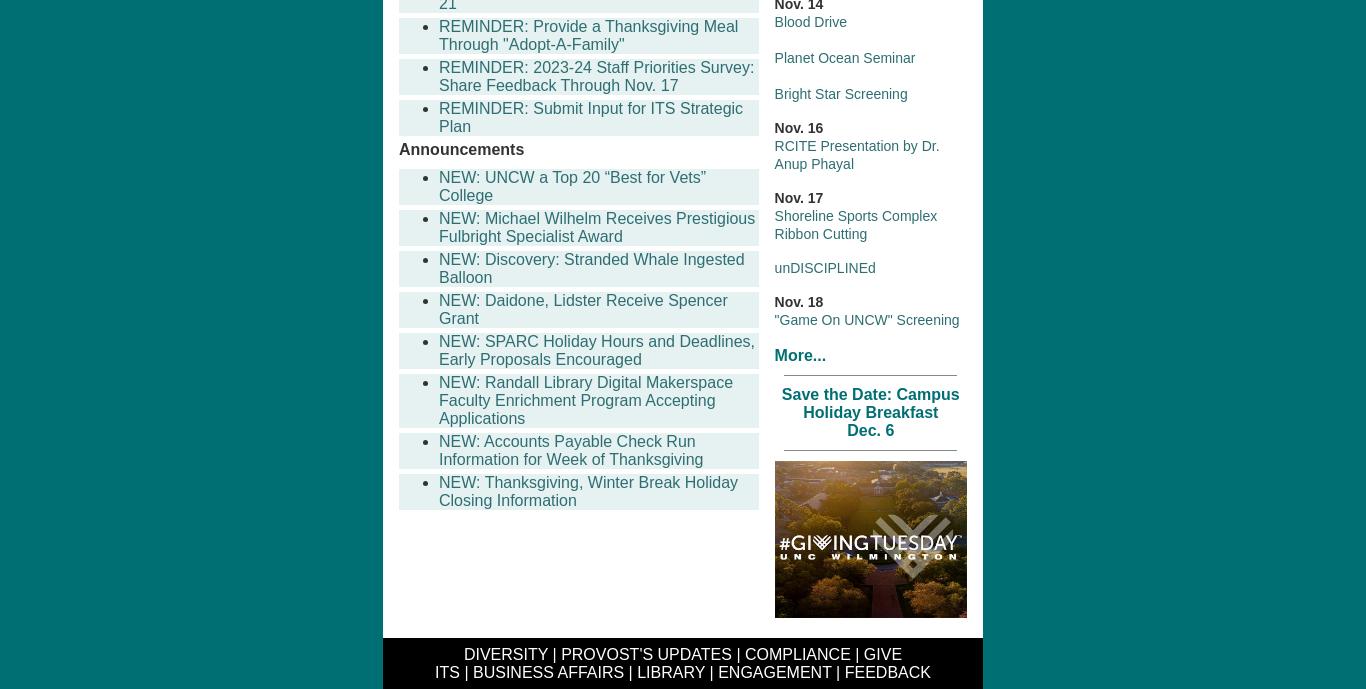 The image size is (1366, 689). I want to click on 'Planet Ocean Seminar', so click(773, 55).